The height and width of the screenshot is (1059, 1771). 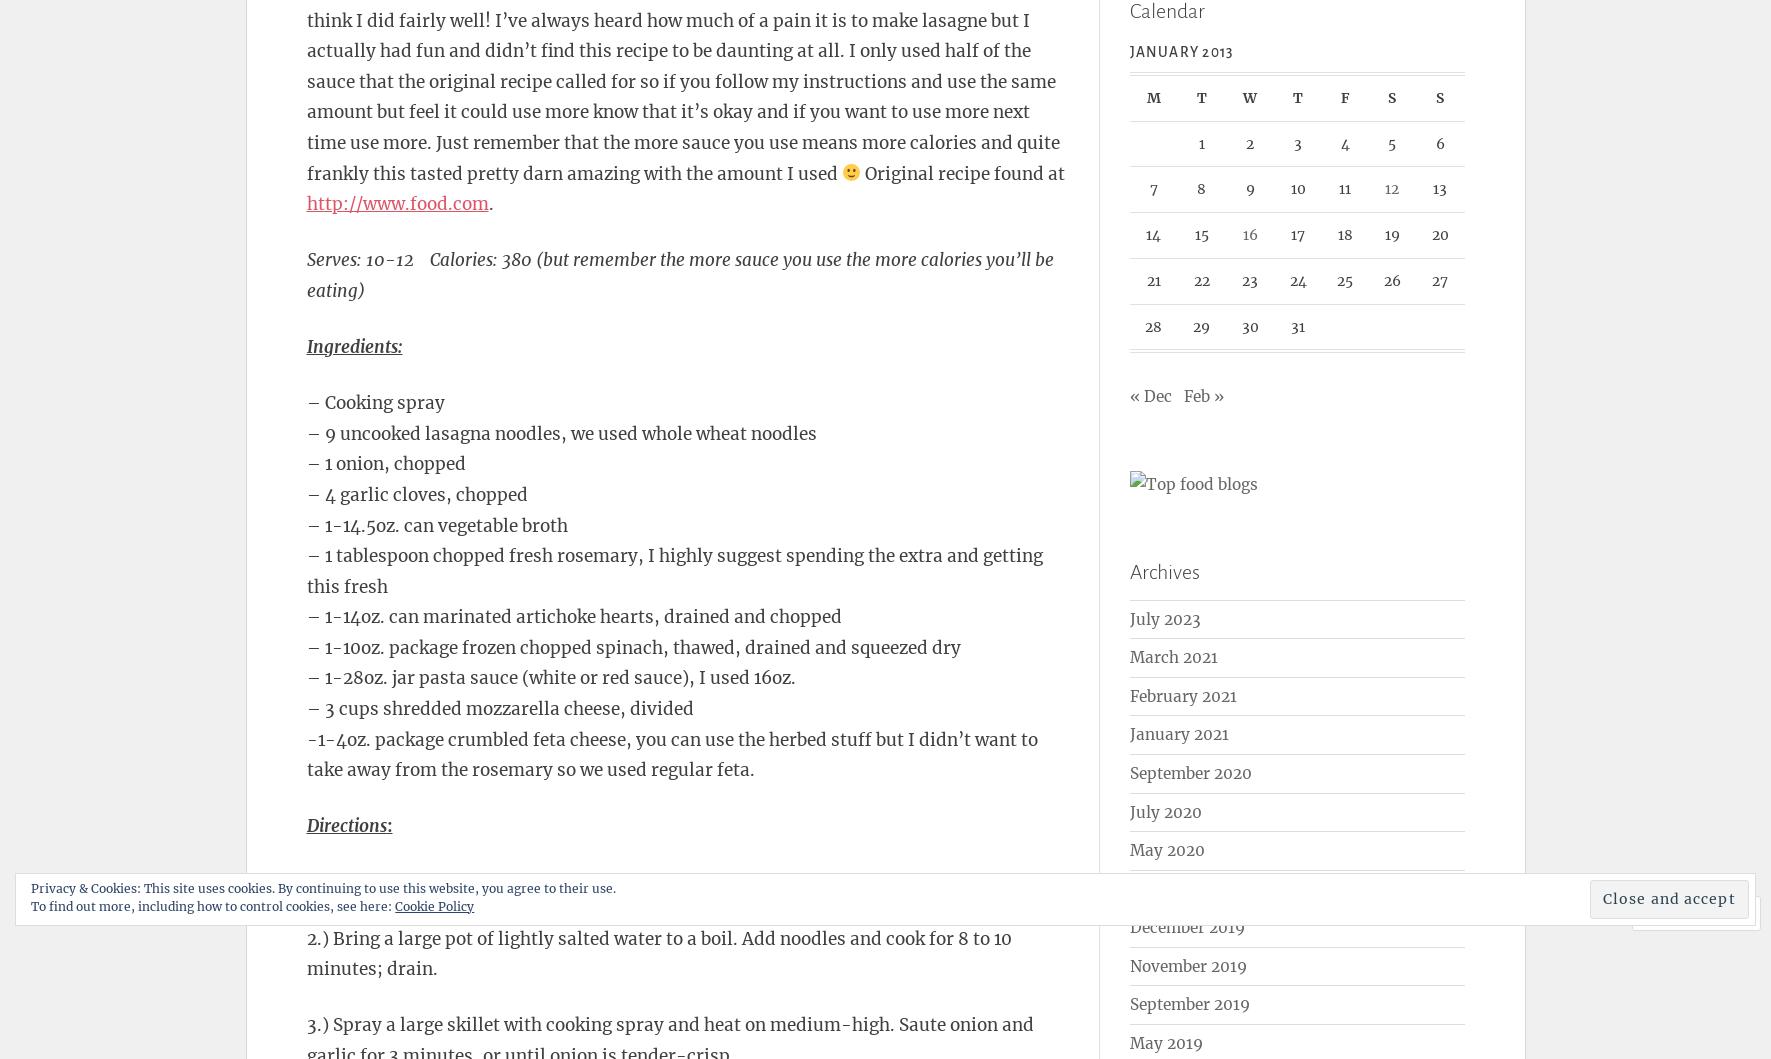 What do you see at coordinates (1153, 324) in the screenshot?
I see `'28'` at bounding box center [1153, 324].